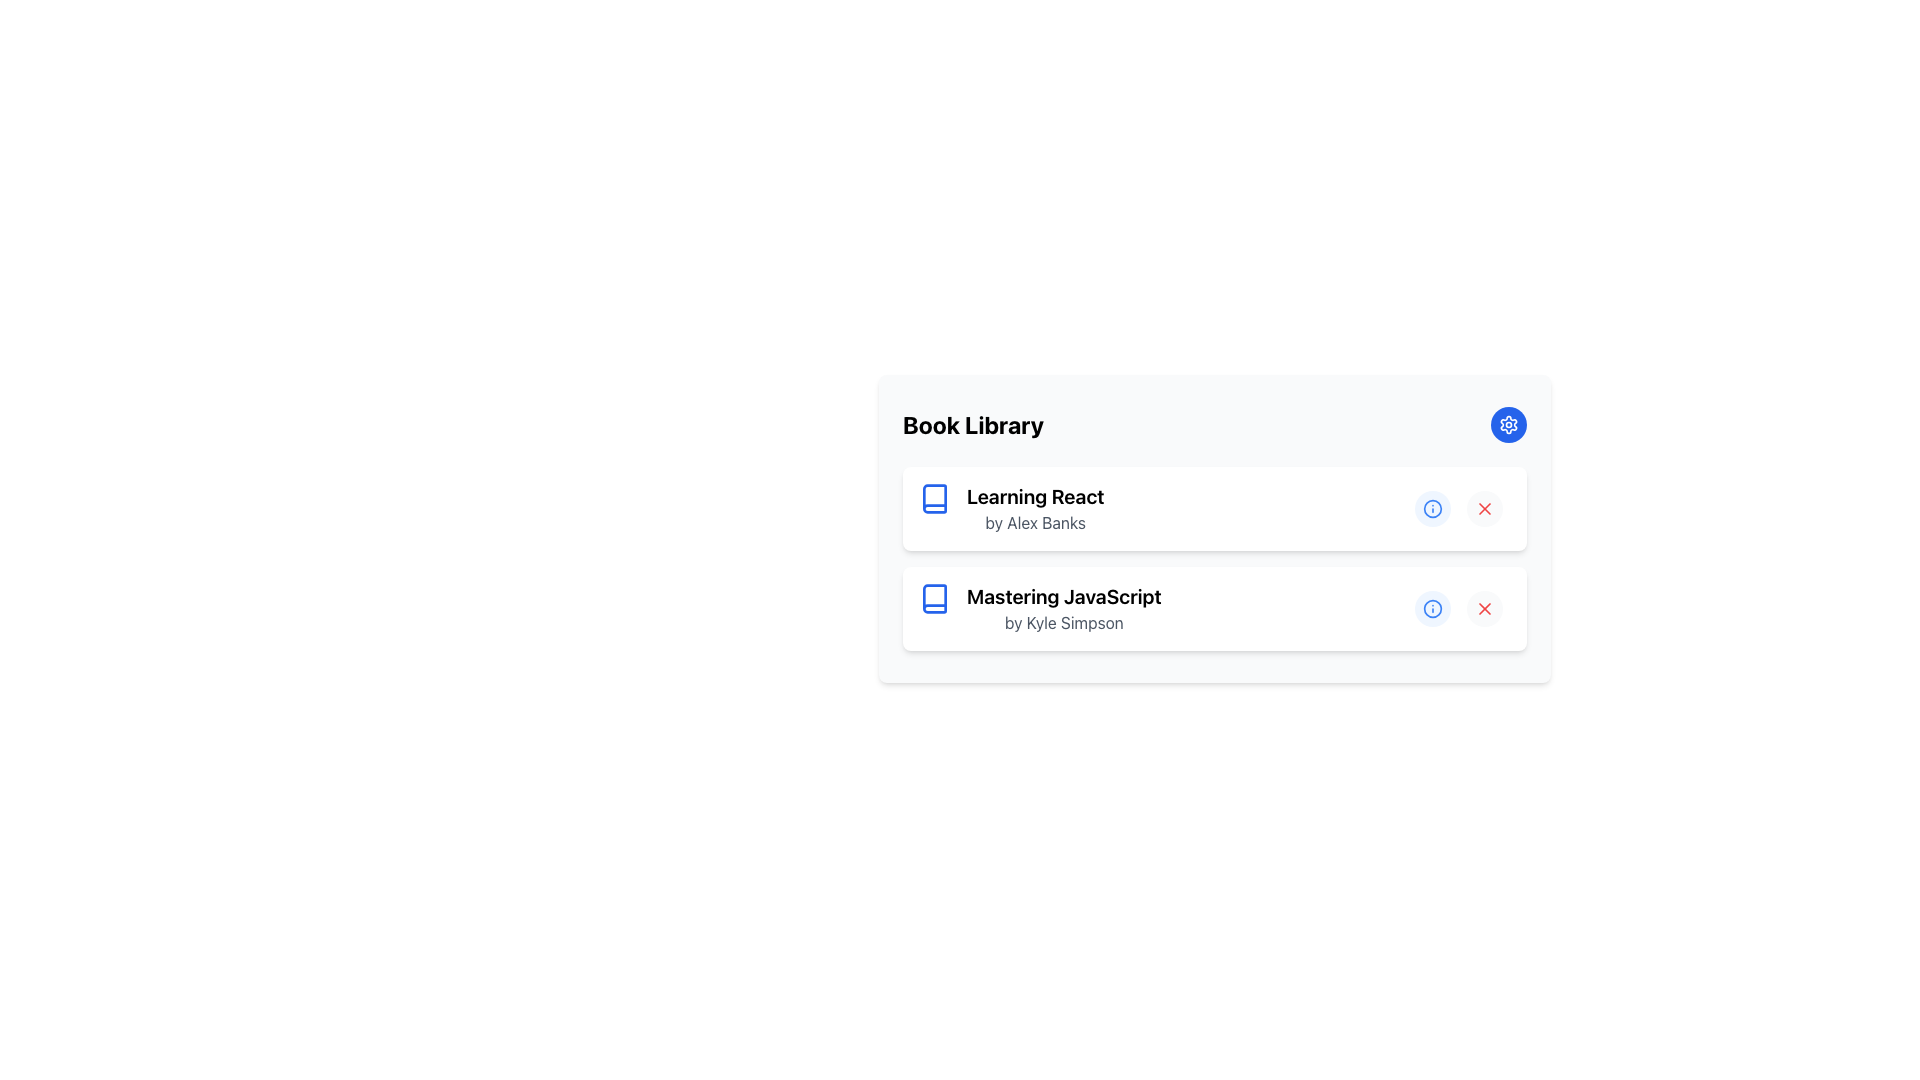 Image resolution: width=1920 pixels, height=1080 pixels. What do you see at coordinates (1484, 508) in the screenshot?
I see `the delete button for the 'Learning React' entry in the 'Book Library' to observe its hover effect` at bounding box center [1484, 508].